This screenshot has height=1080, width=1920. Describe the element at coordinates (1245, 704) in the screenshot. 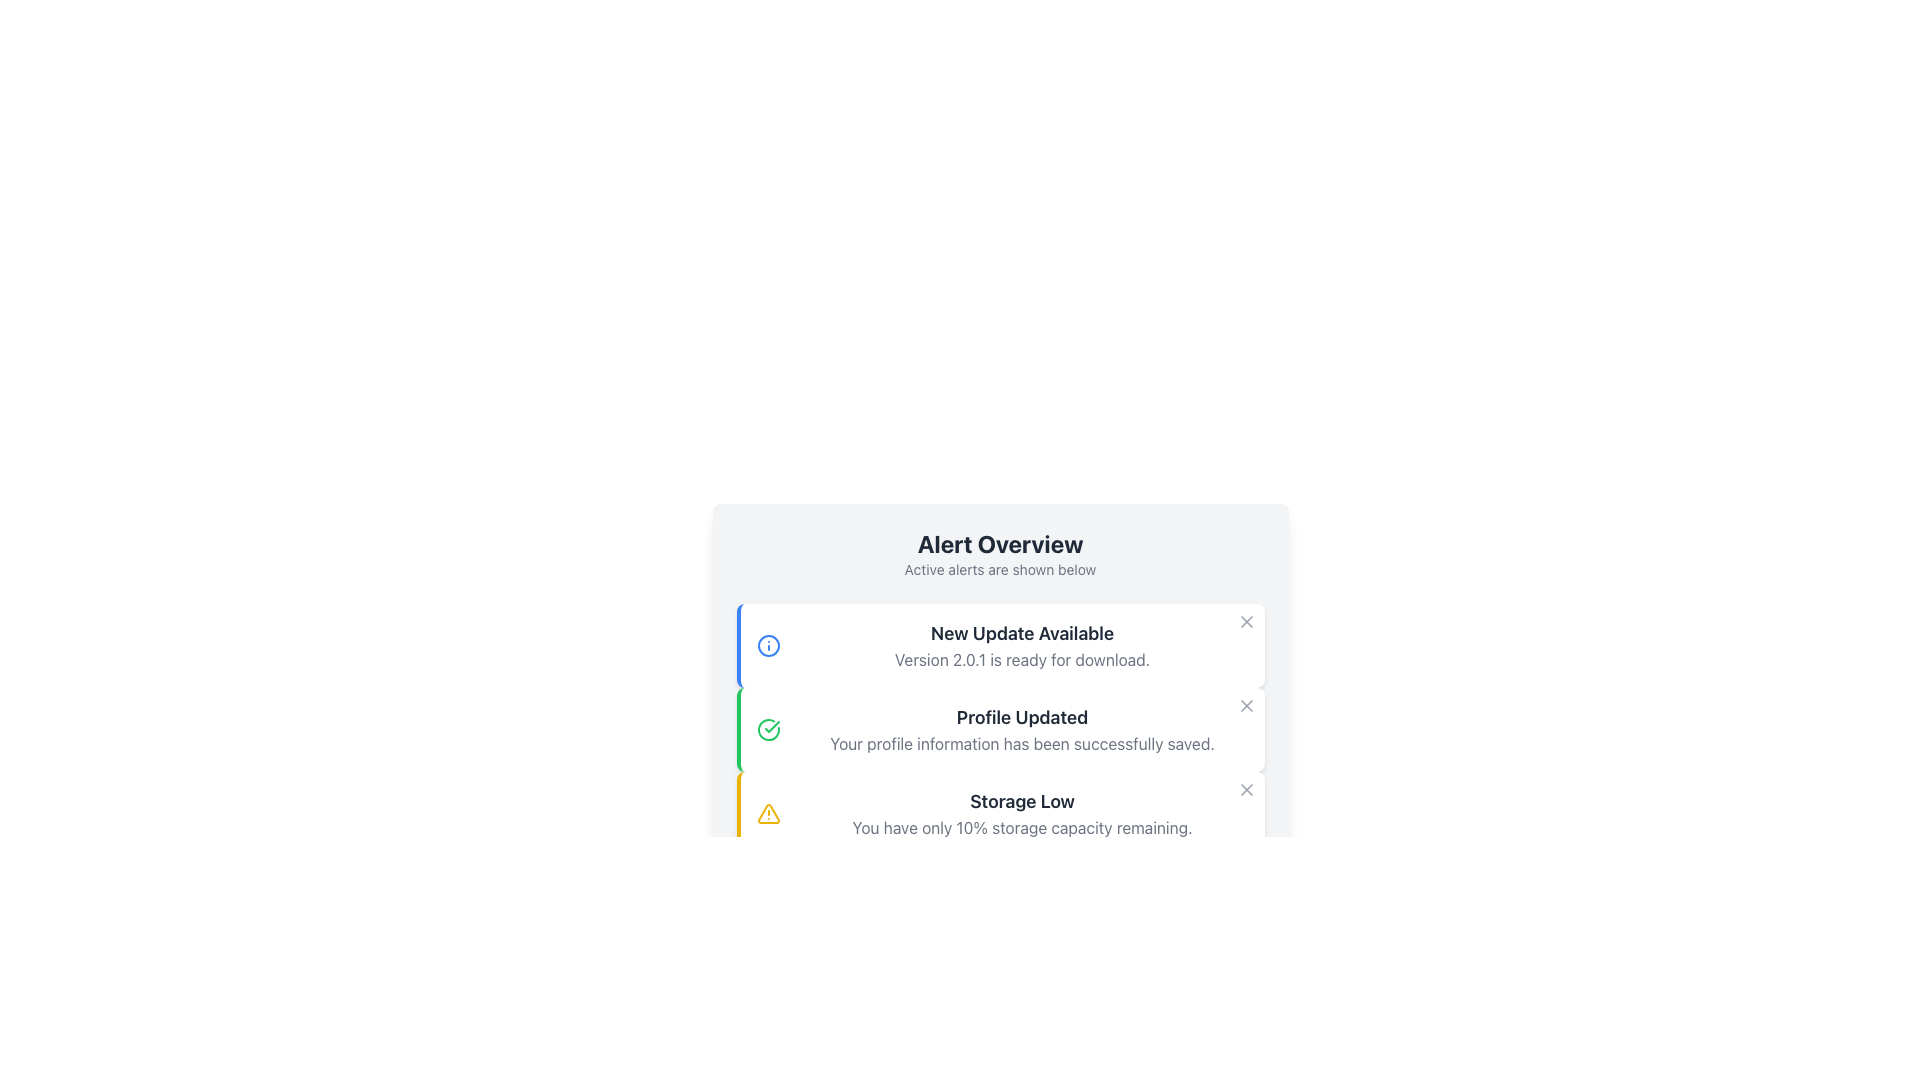

I see `the close icon styled as an 'X' located in the middle of the third notification box labeled 'Profile Updated'` at that location.